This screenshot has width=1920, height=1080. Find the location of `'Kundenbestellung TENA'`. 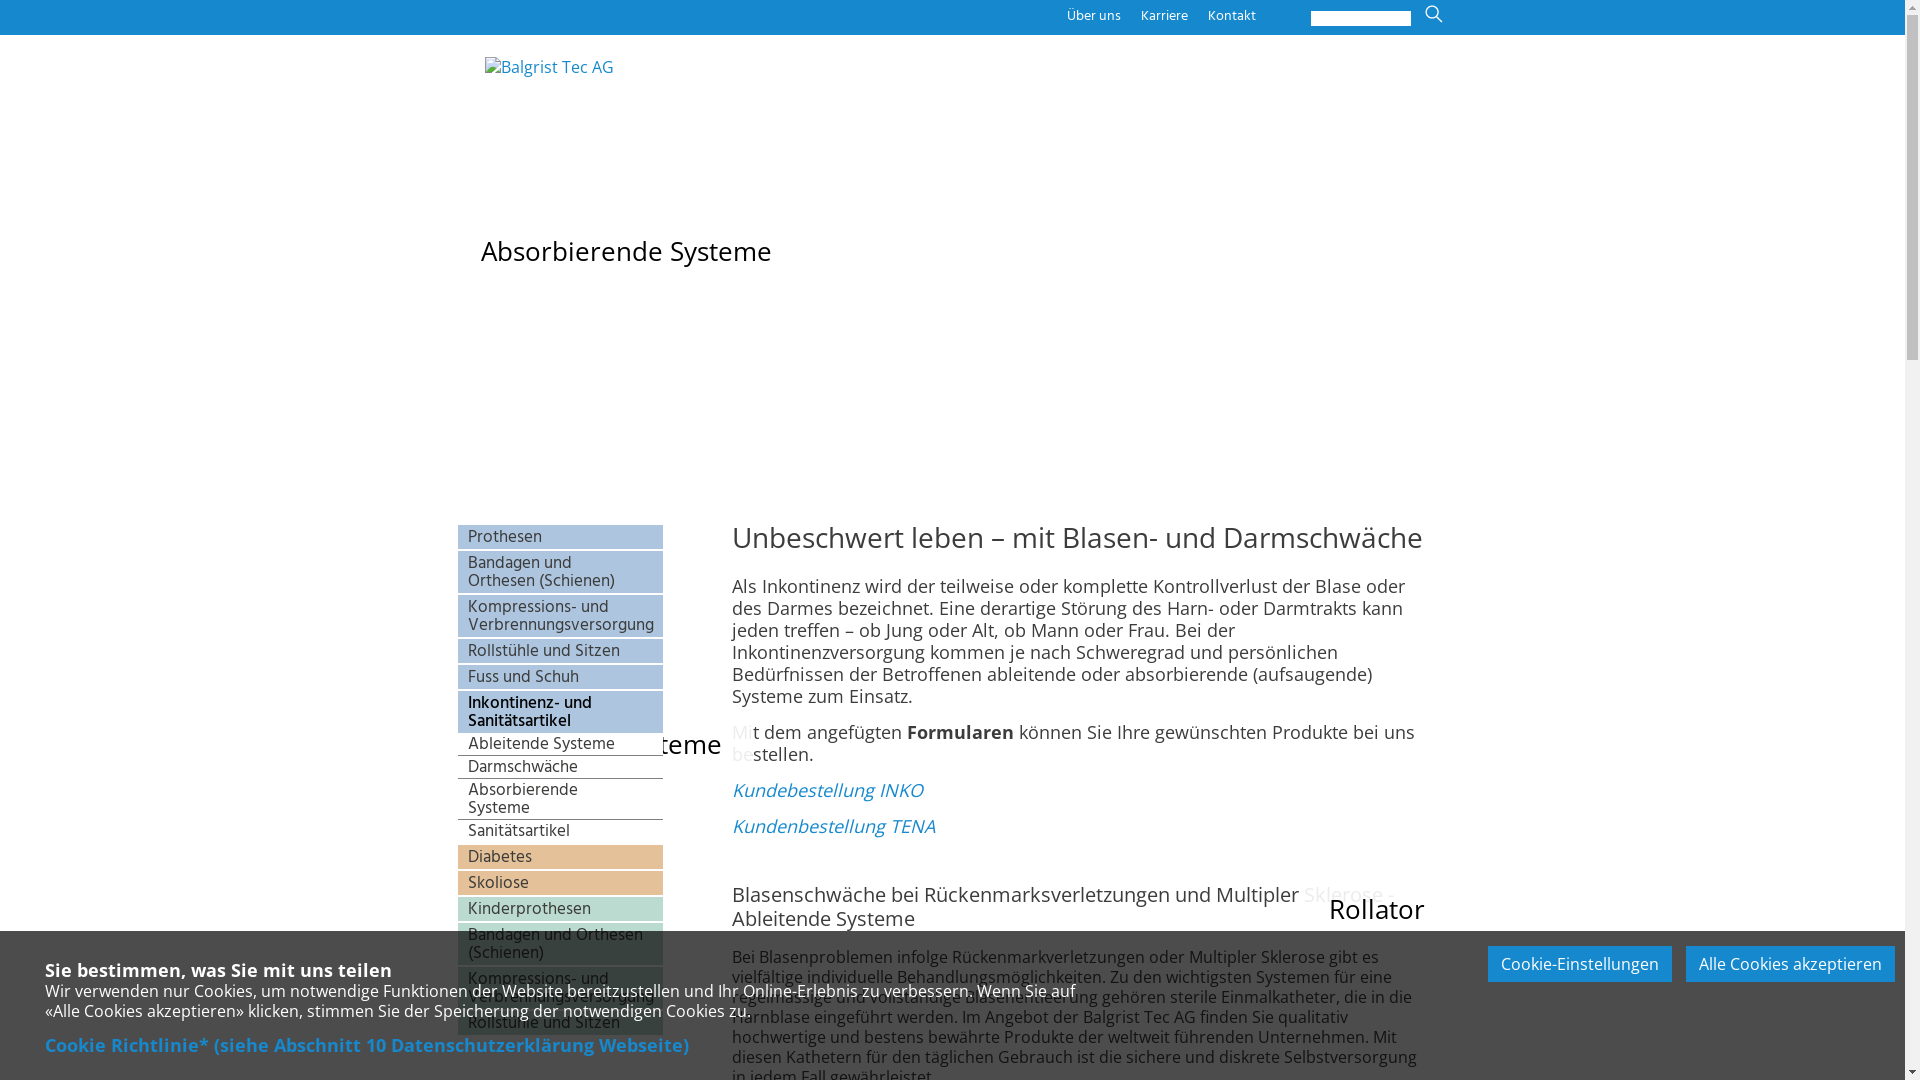

'Kundenbestellung TENA' is located at coordinates (833, 825).